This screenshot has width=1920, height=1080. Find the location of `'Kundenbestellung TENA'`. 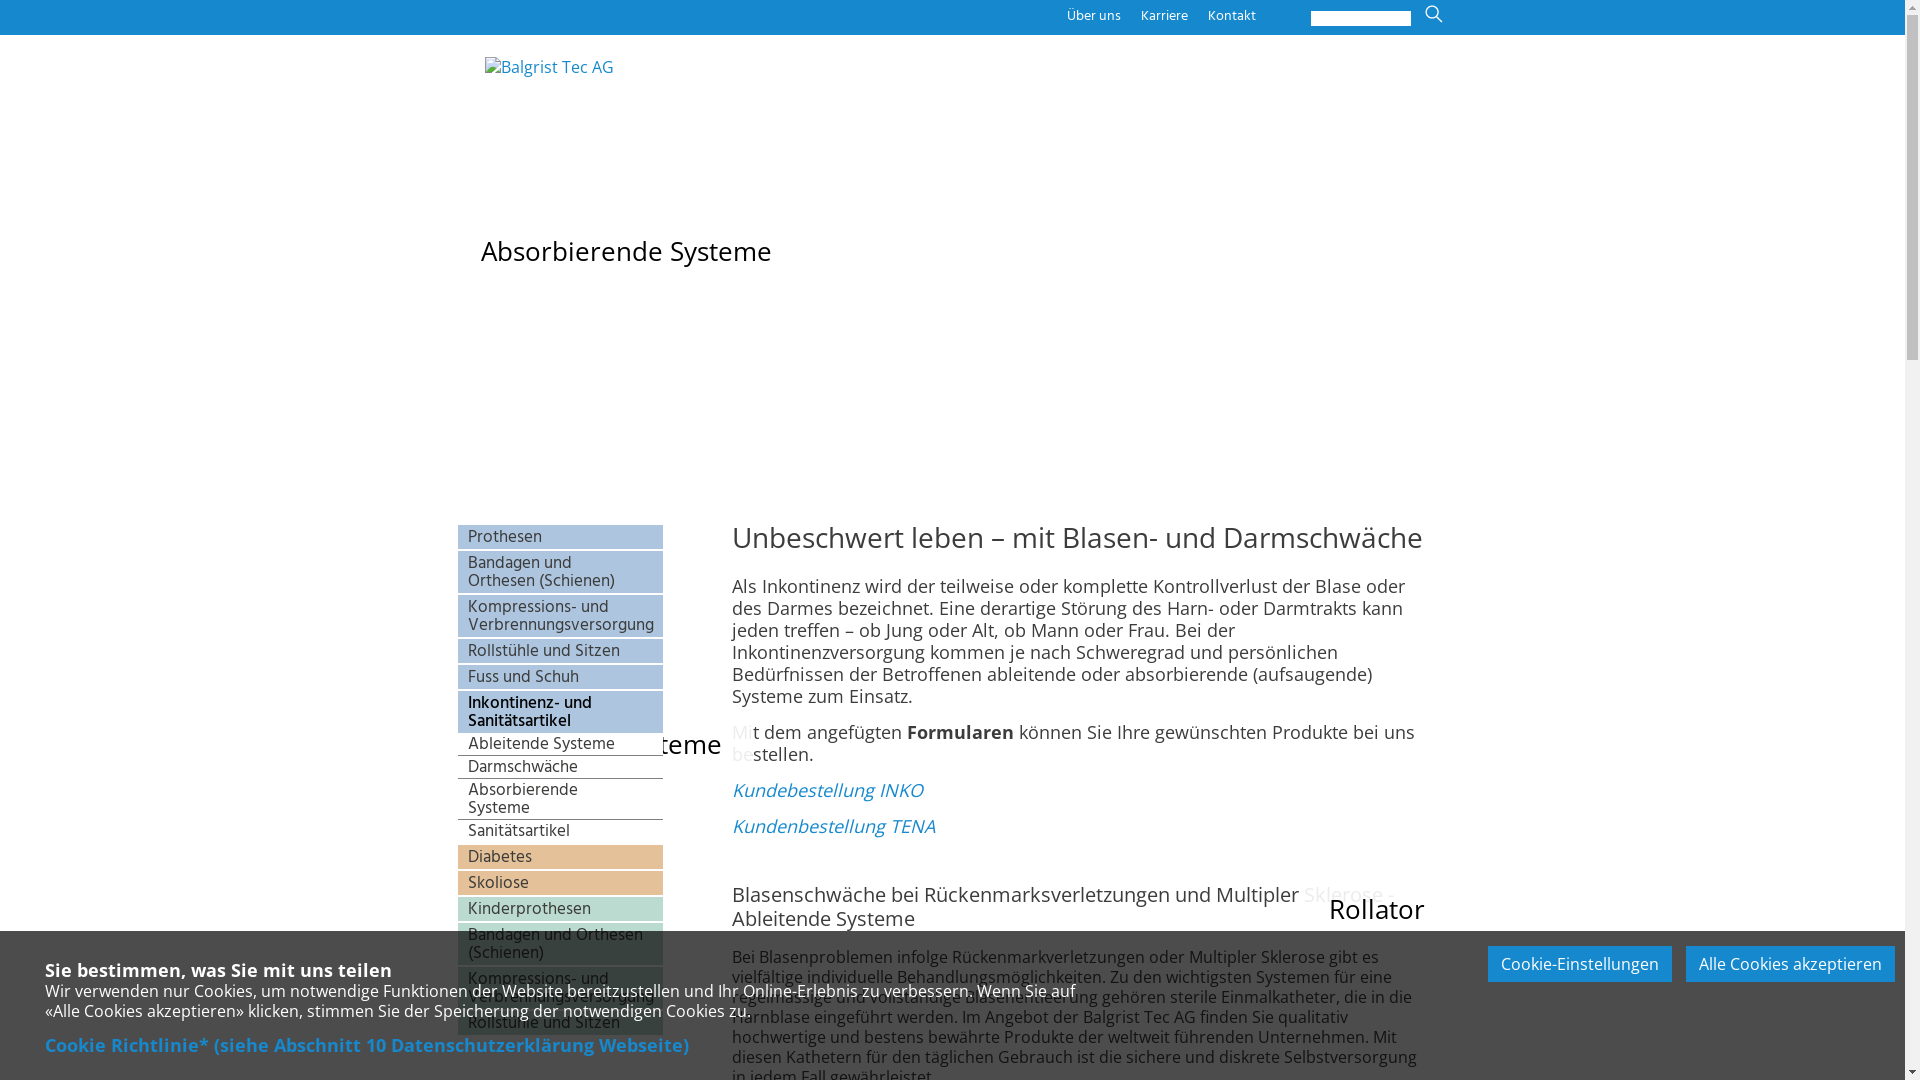

'Kundenbestellung TENA' is located at coordinates (833, 825).